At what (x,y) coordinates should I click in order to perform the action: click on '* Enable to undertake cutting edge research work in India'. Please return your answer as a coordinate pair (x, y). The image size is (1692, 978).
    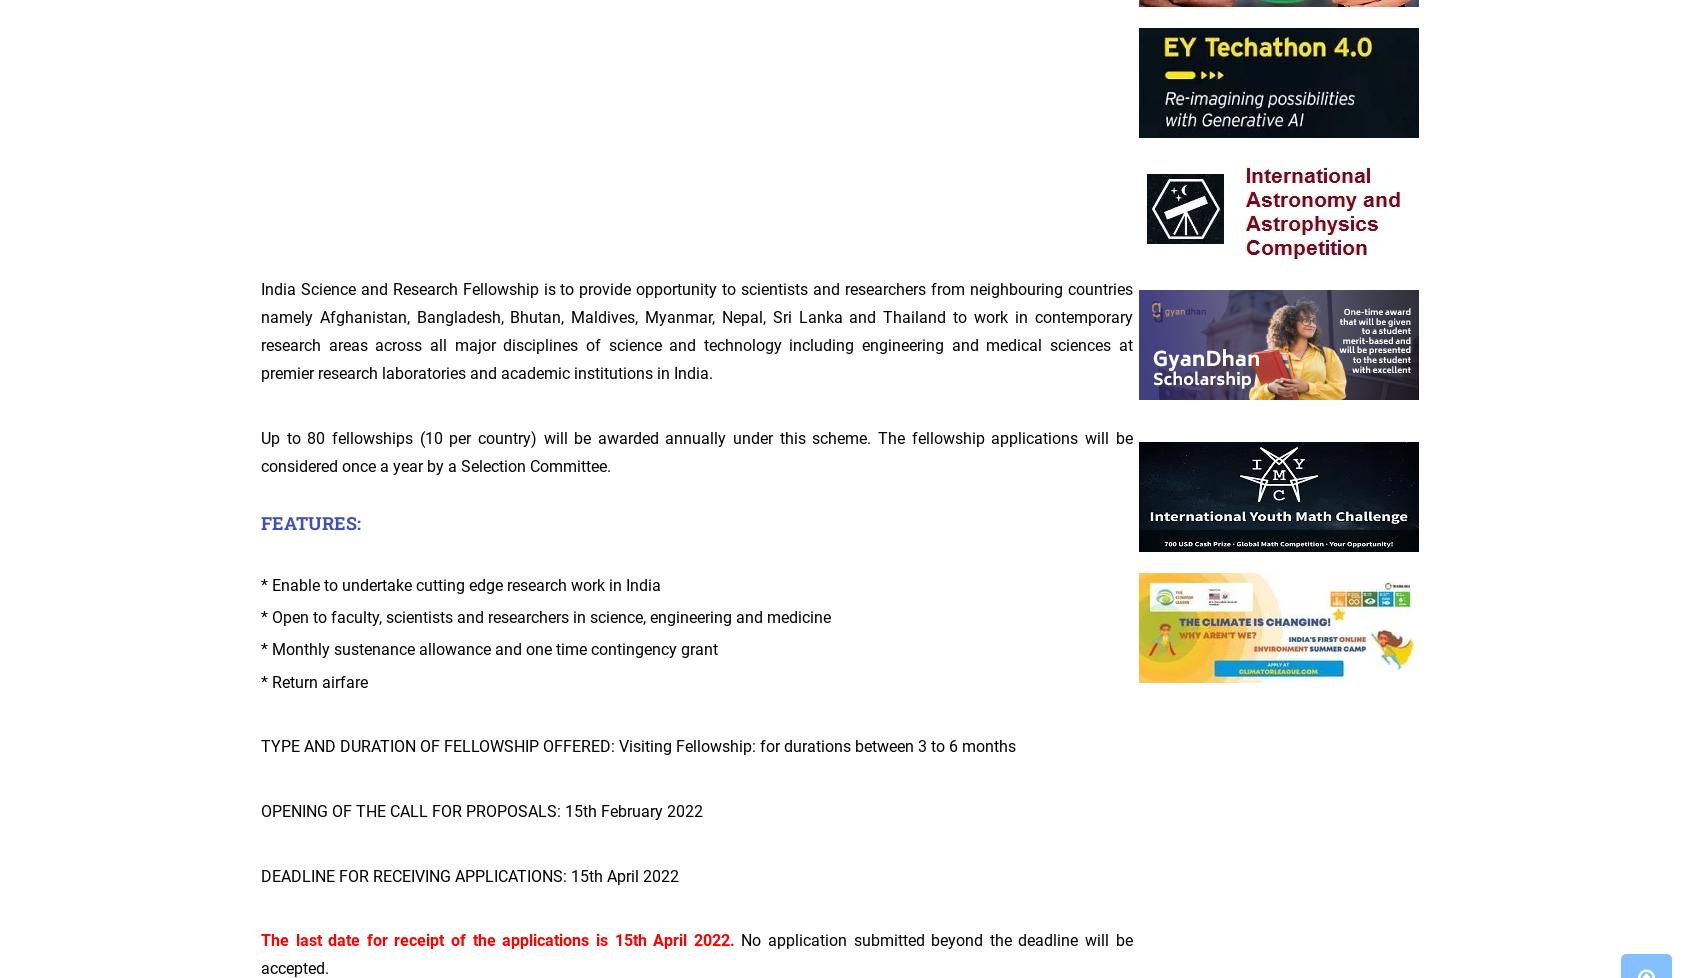
    Looking at the image, I should click on (460, 584).